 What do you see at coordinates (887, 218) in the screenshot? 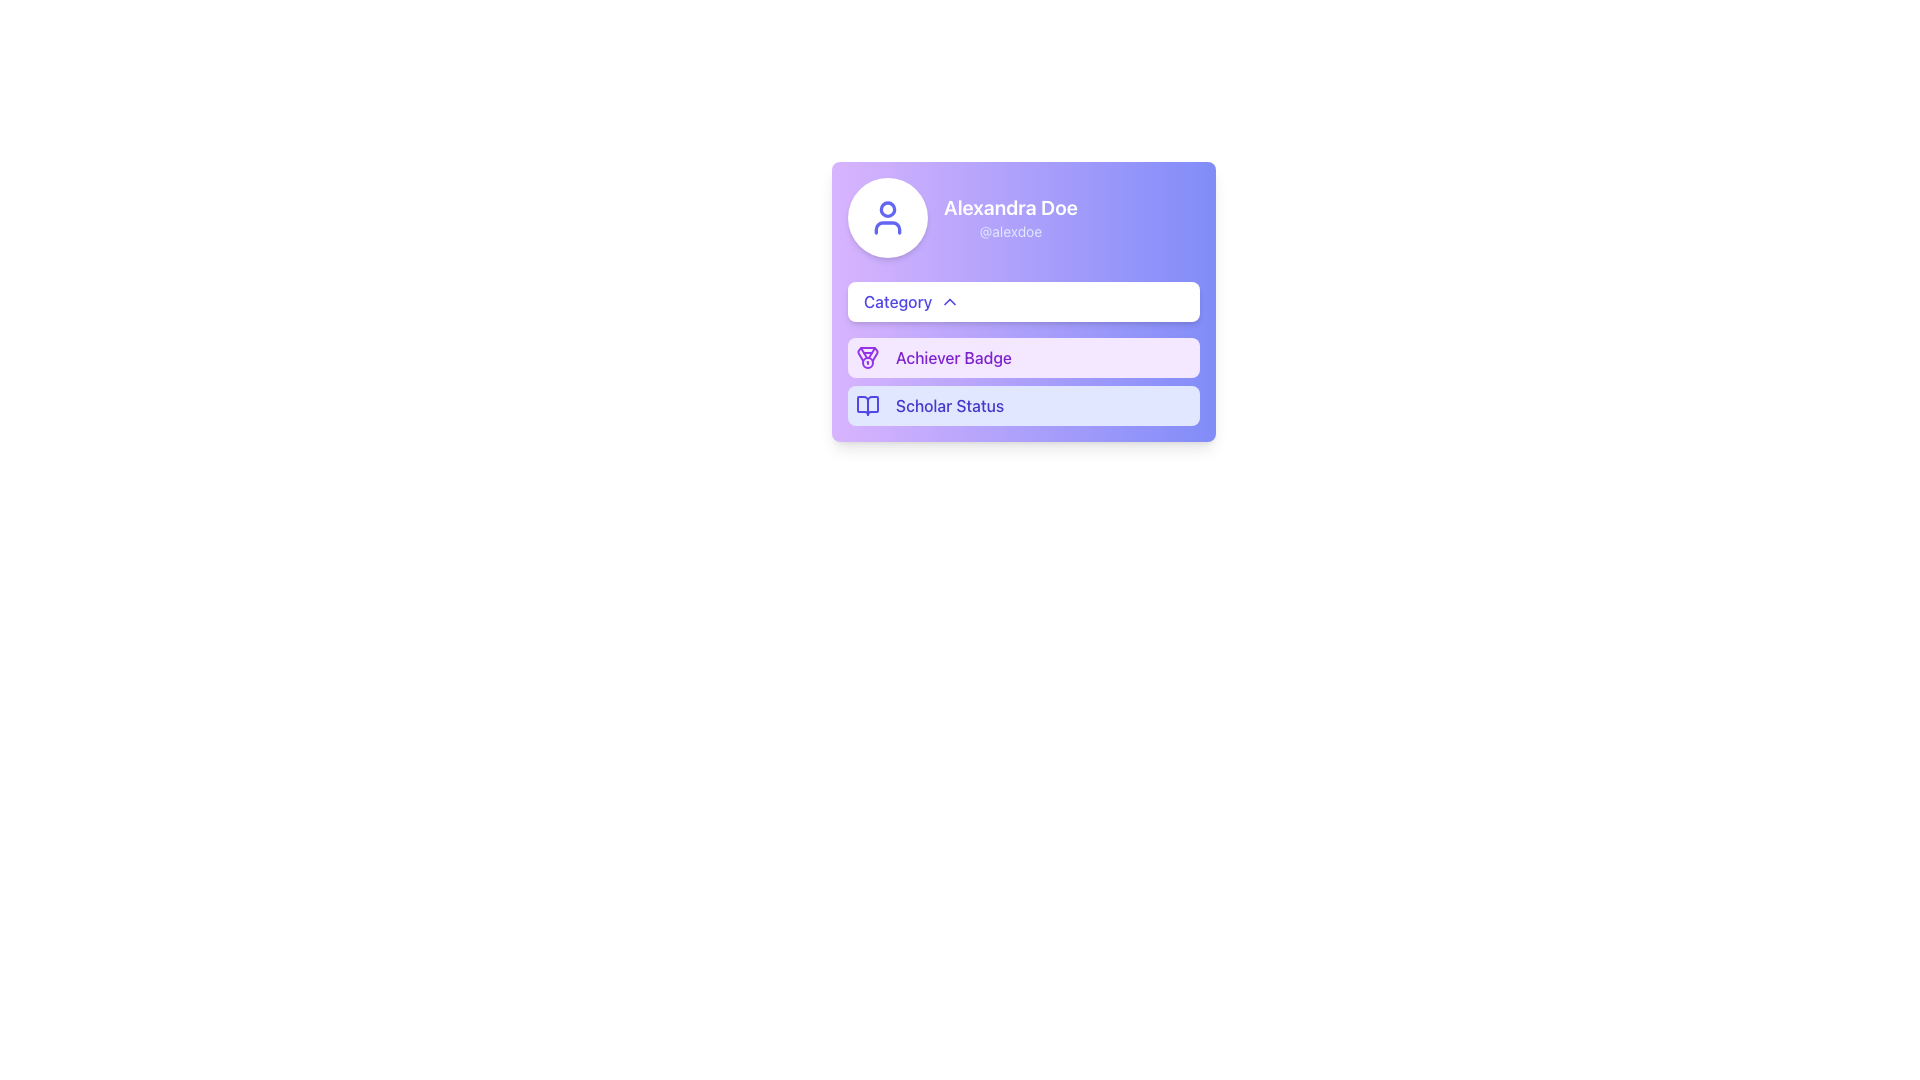
I see `SVG graphic representing the user's profile picture or avatar located at the top left of the card-like interface by clicking on it` at bounding box center [887, 218].